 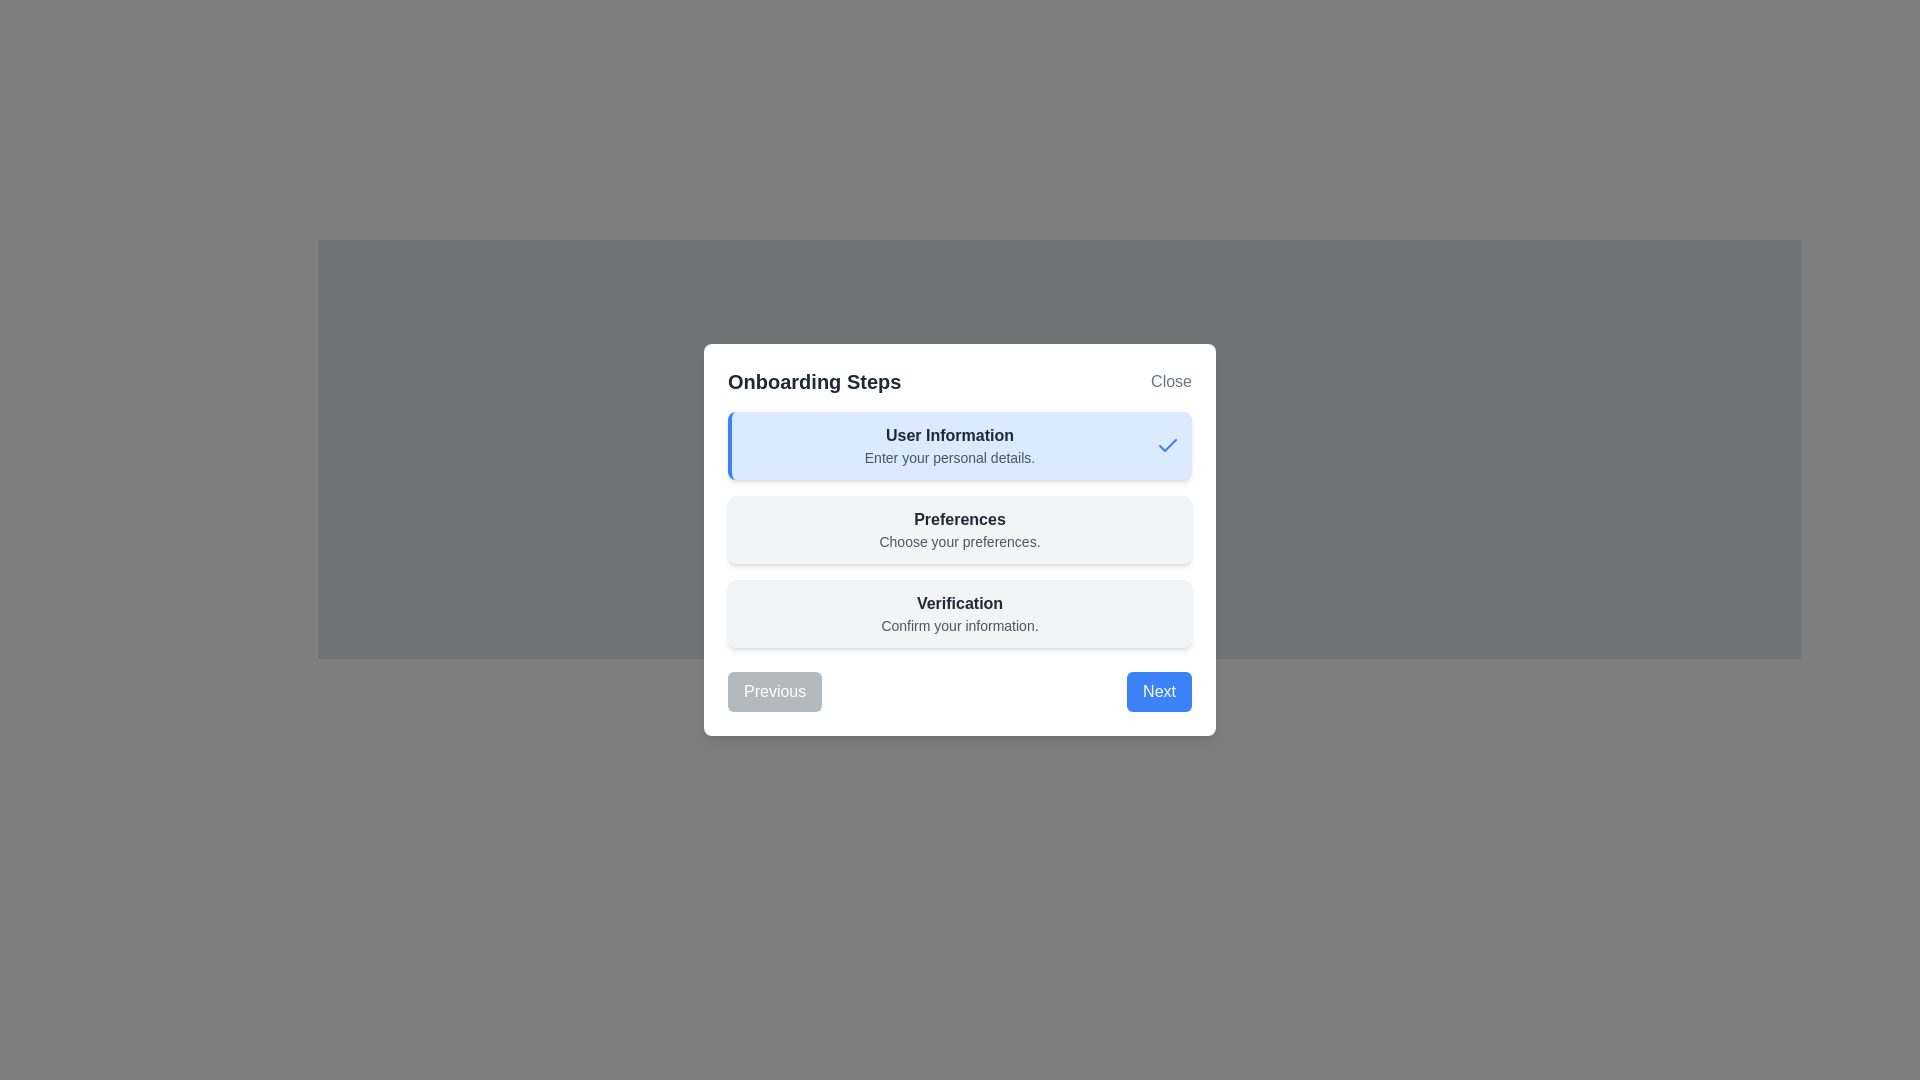 I want to click on the 'Preferences' informational card, so click(x=960, y=562).